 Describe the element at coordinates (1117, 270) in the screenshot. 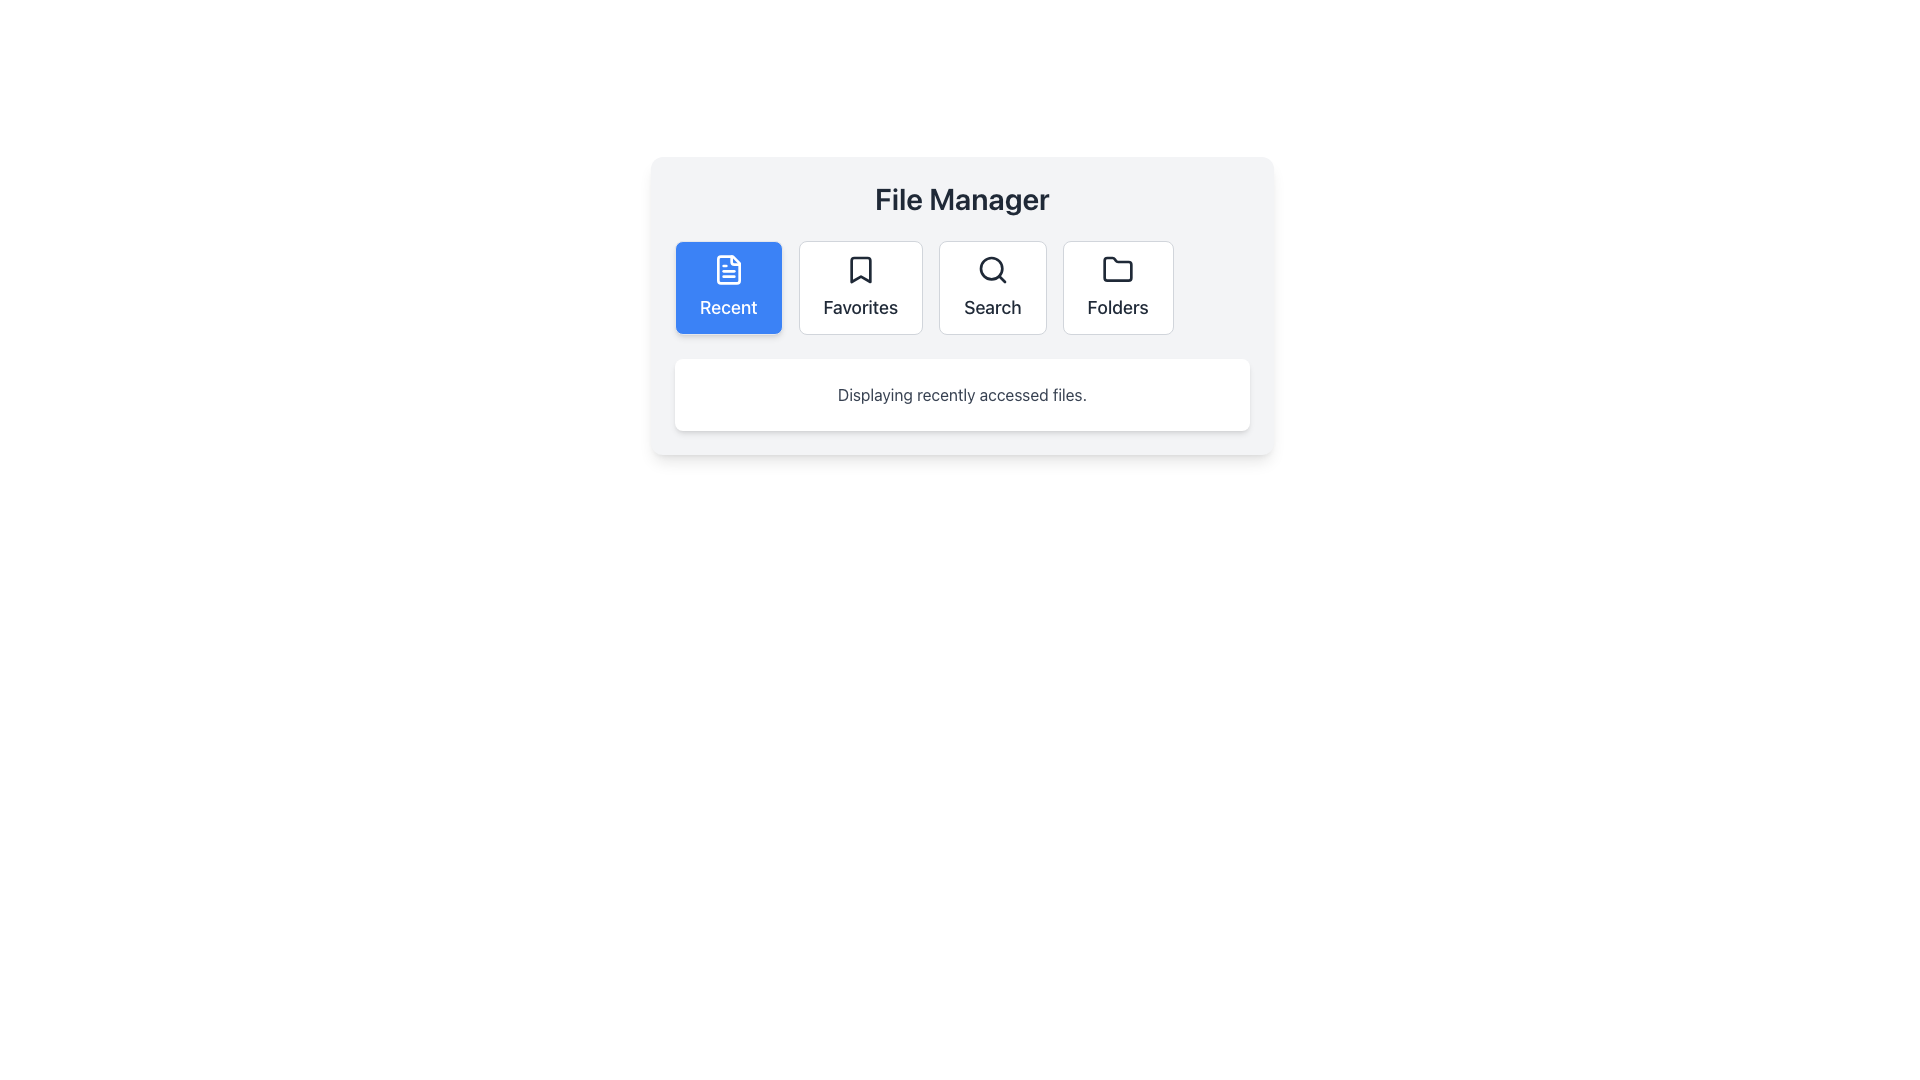

I see `the 'Folders' icon located on the far right of the row within the 'File Manager' panel` at that location.